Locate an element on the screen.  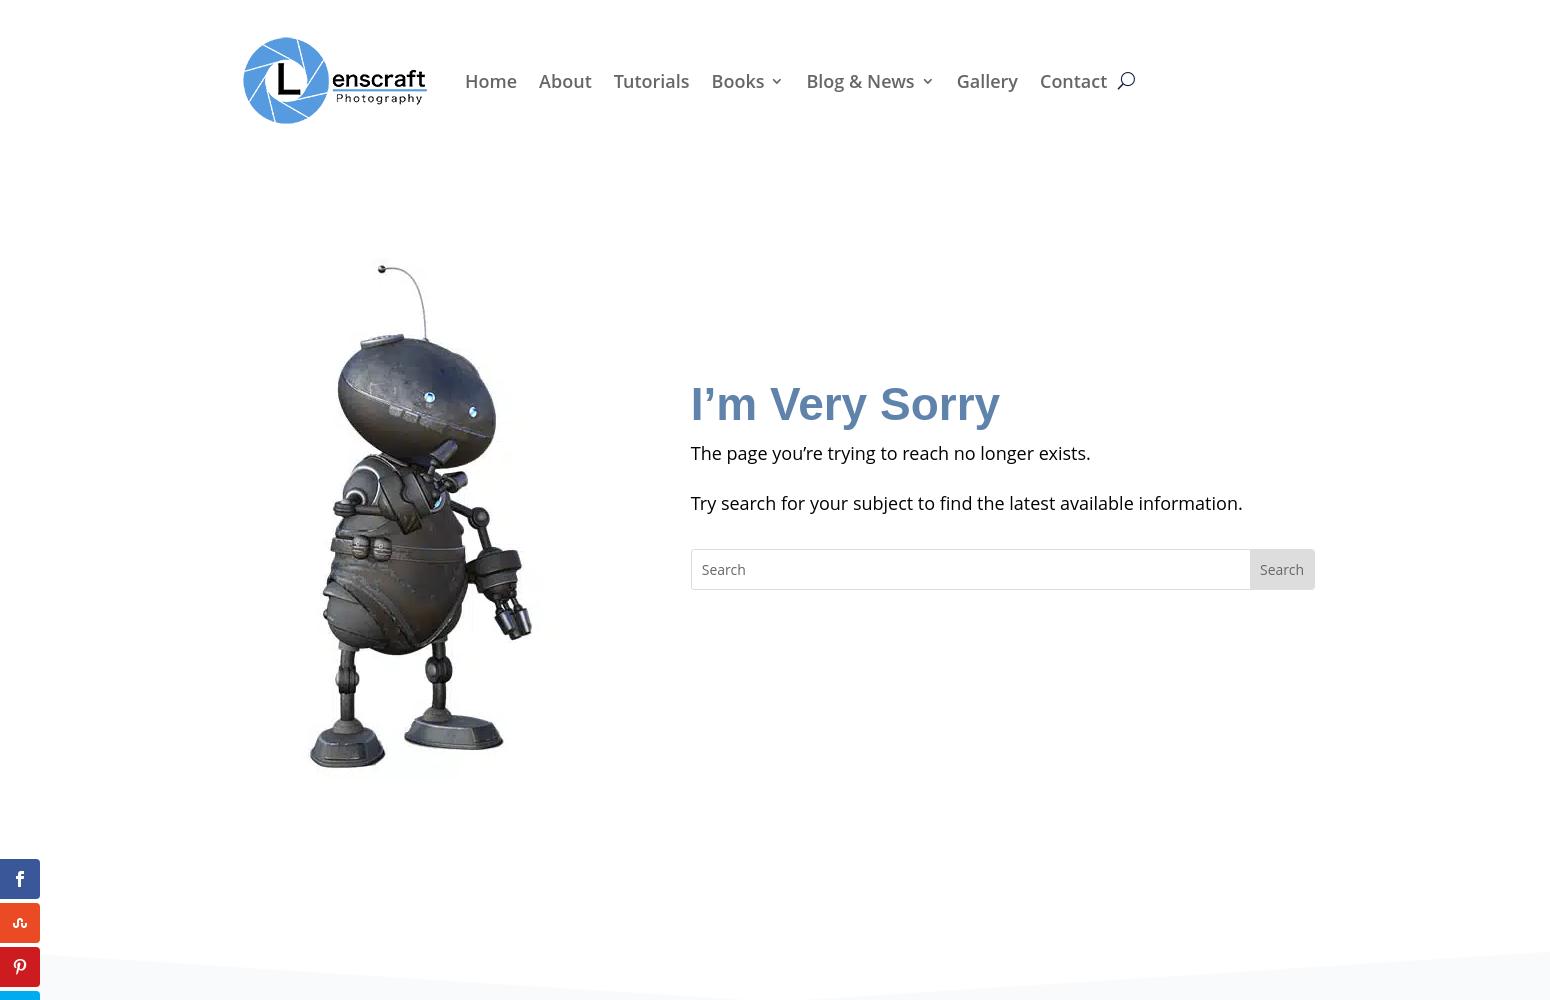
'Books' is located at coordinates (737, 79).